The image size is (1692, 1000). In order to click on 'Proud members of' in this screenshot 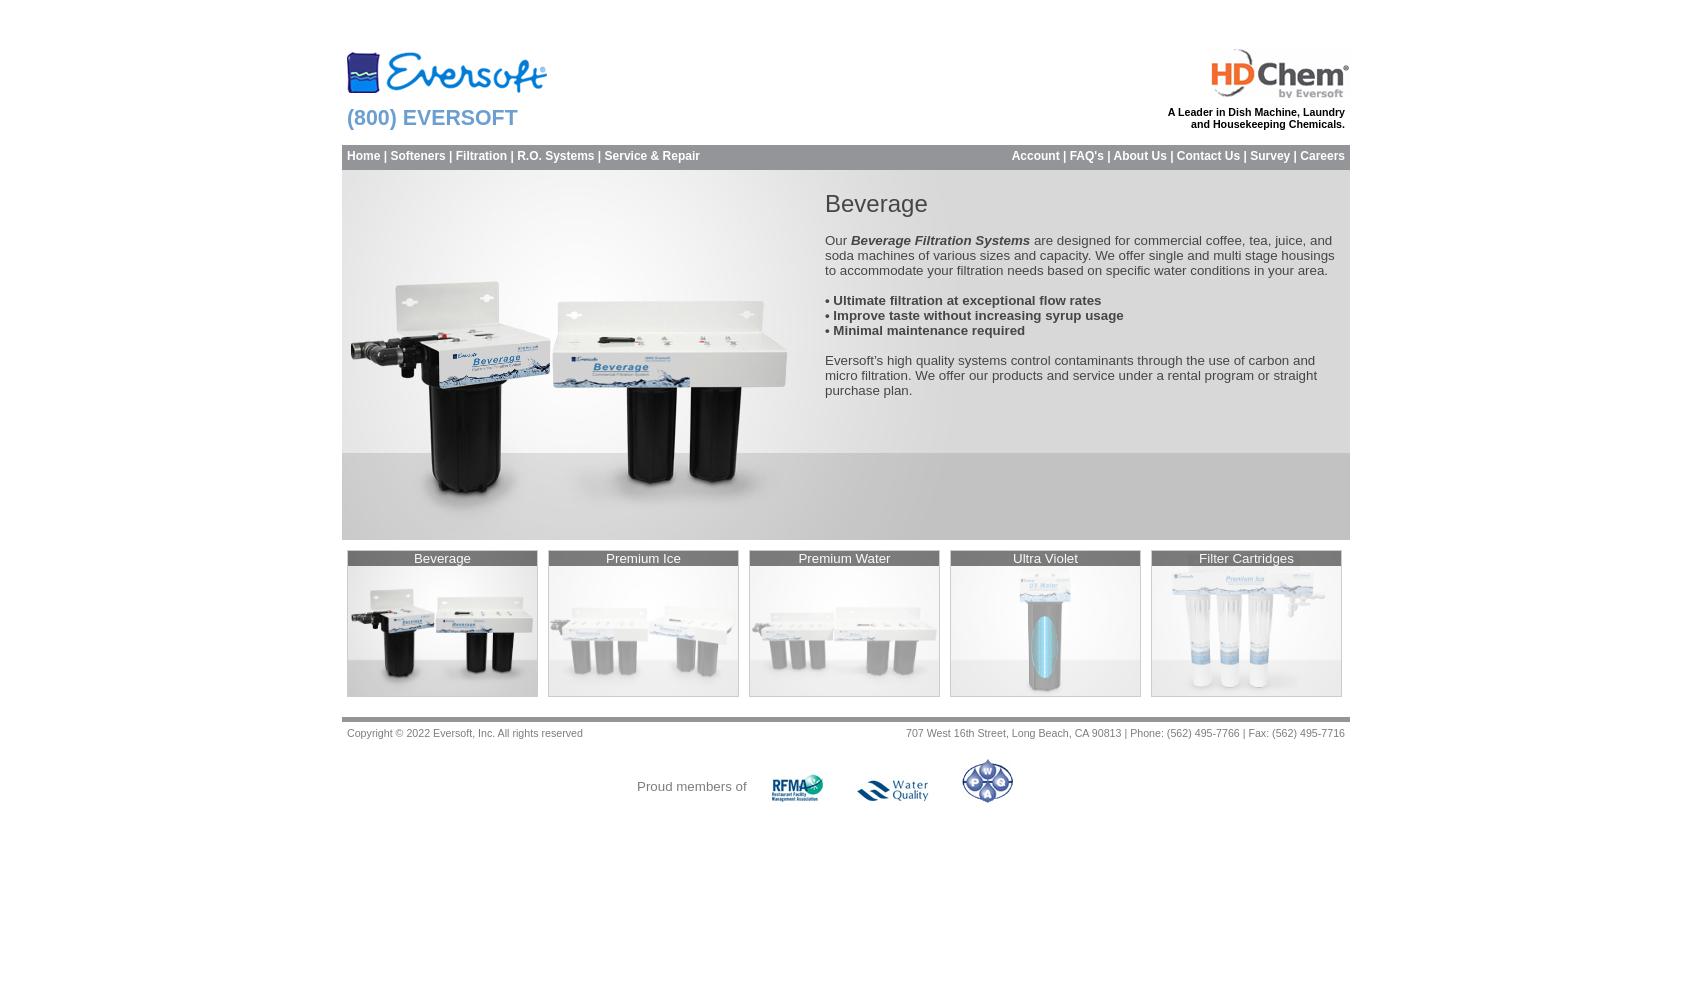, I will do `click(637, 786)`.